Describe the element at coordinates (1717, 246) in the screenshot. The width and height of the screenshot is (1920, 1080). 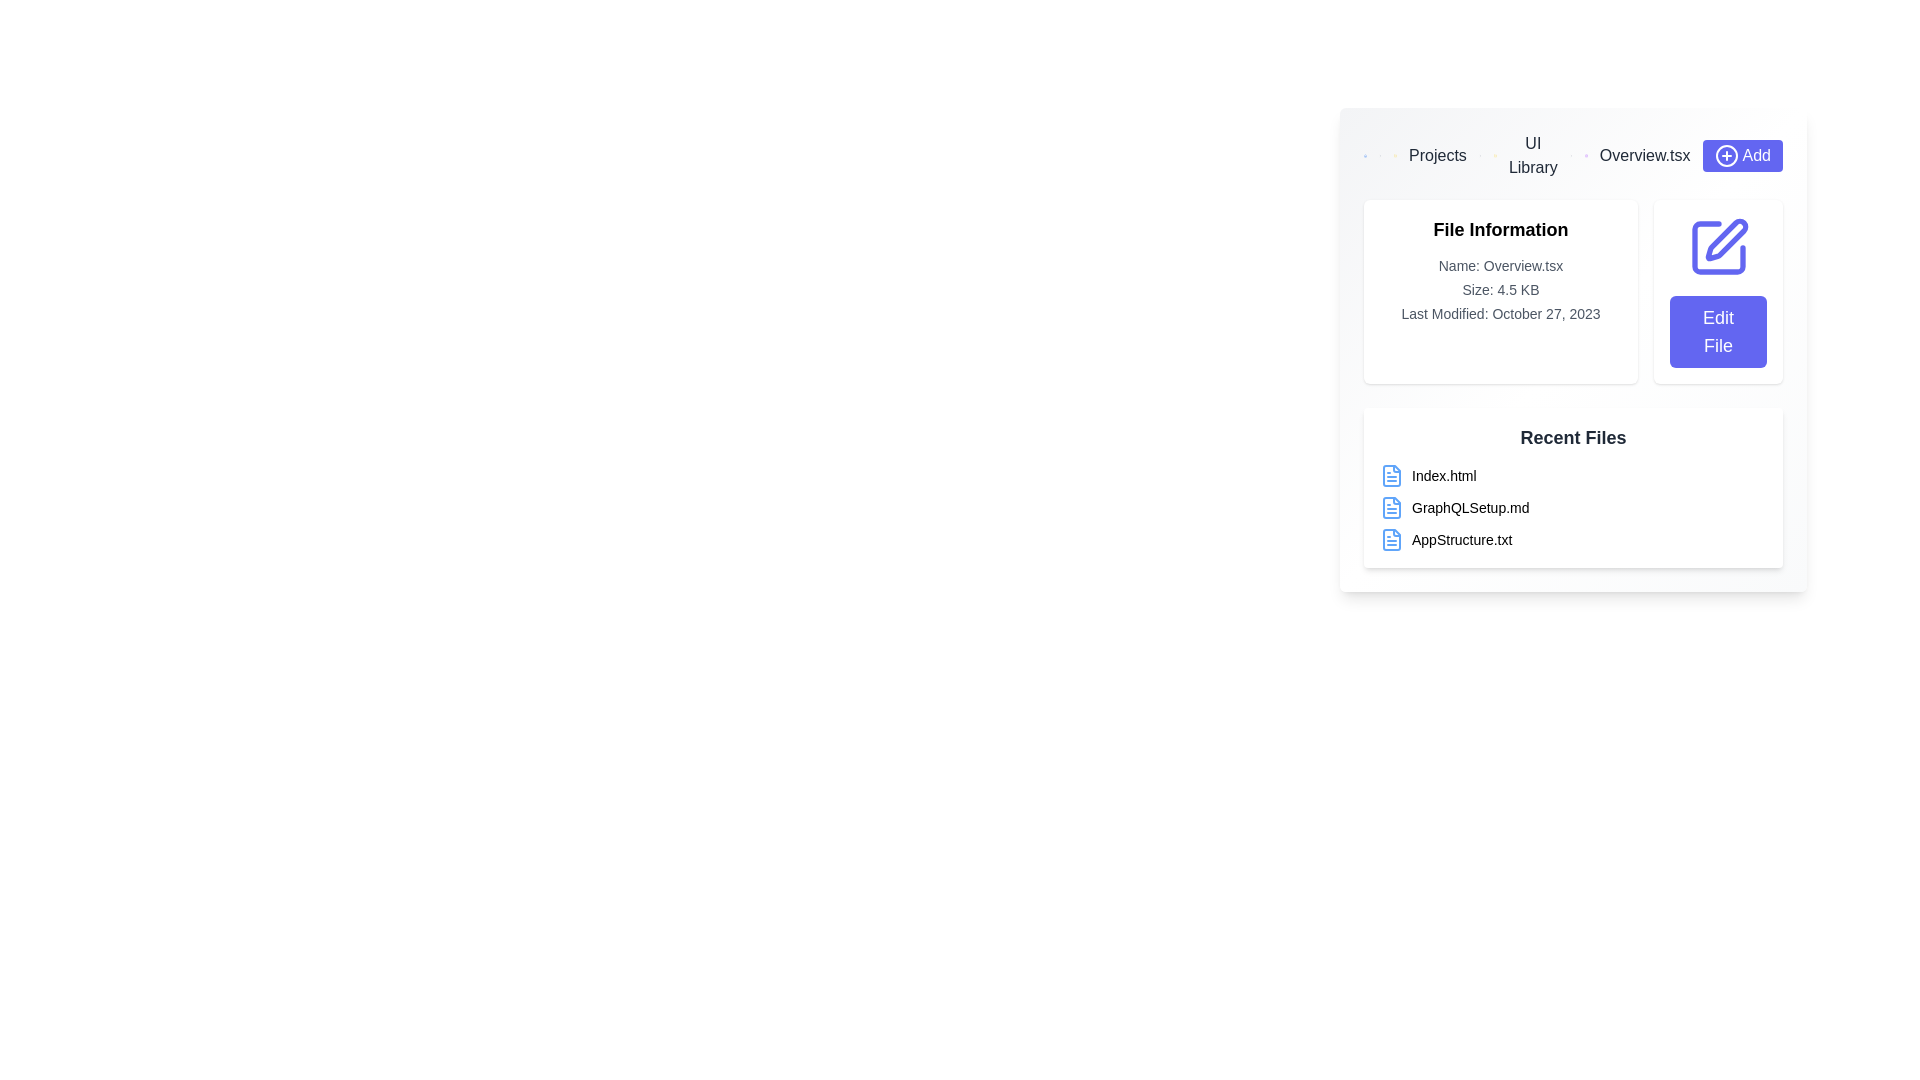
I see `the indigo square icon with a pen in the upper-right corner` at that location.